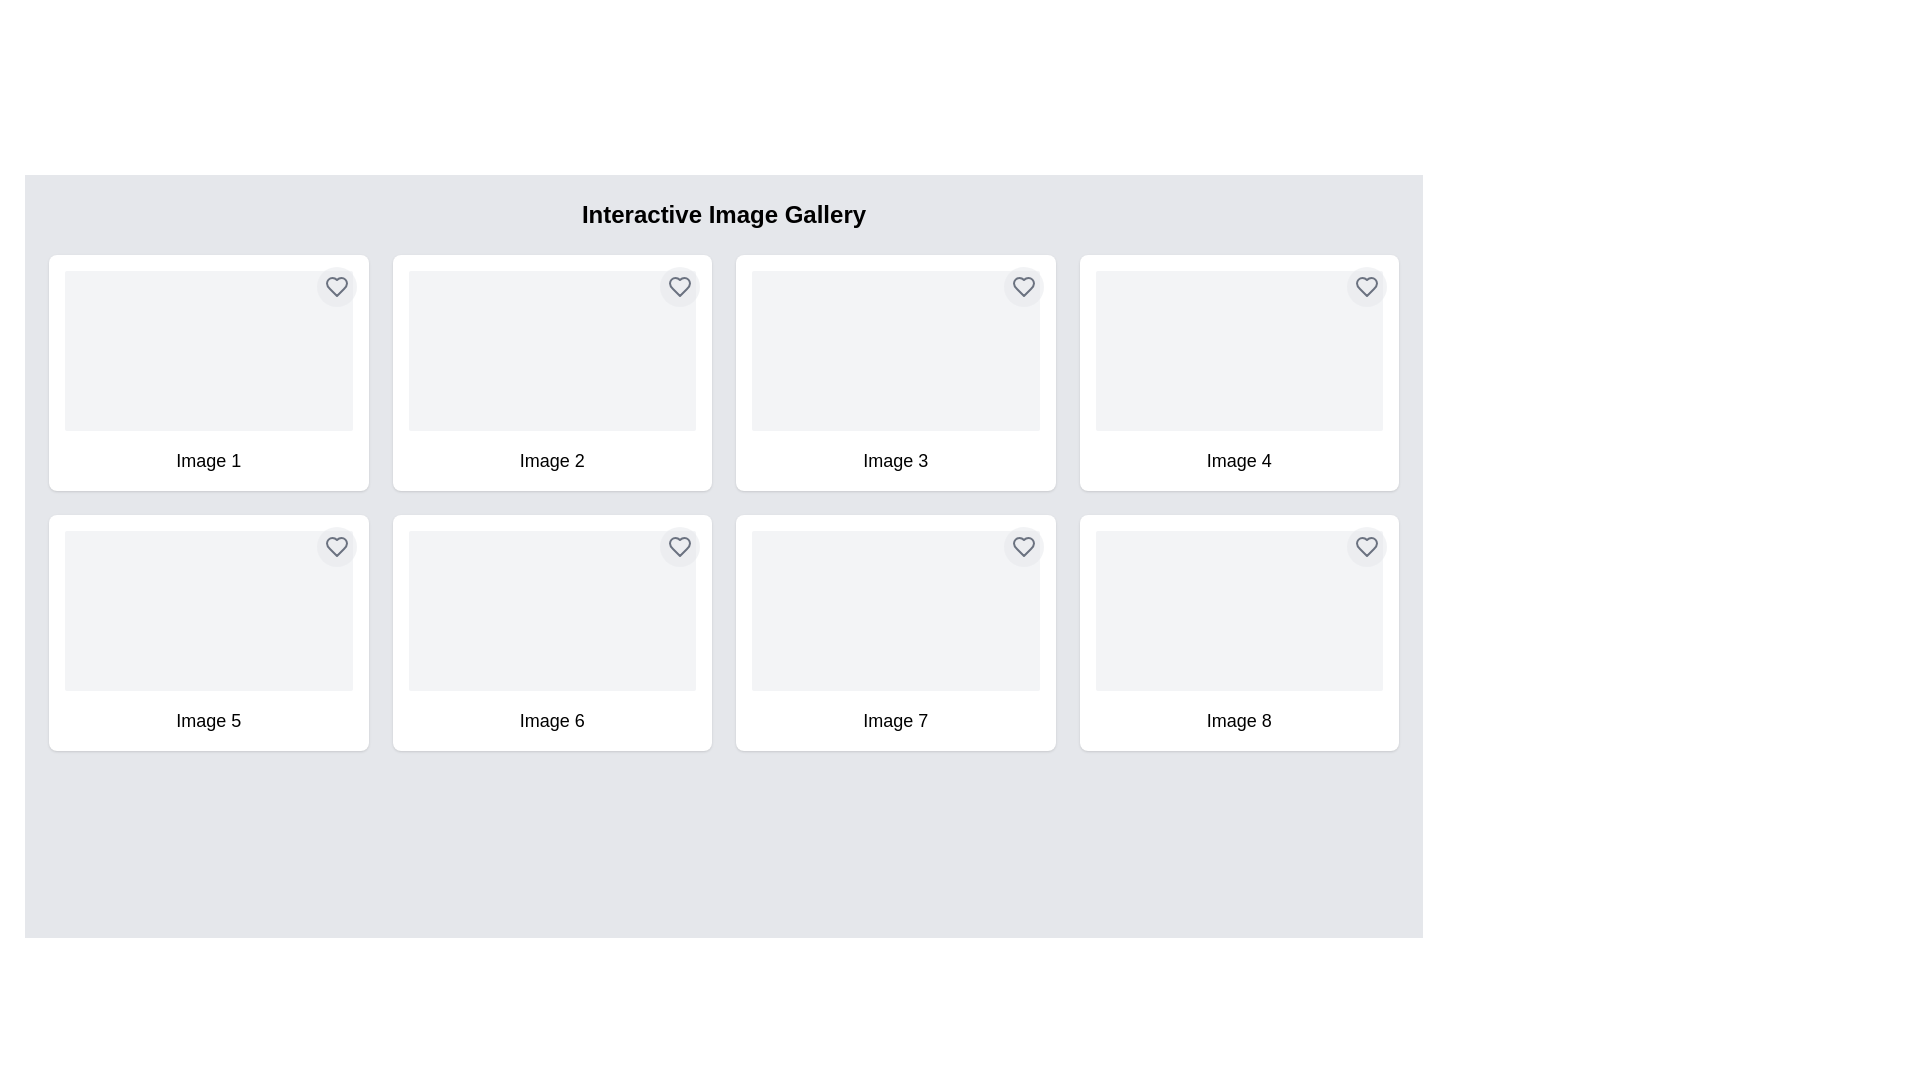 This screenshot has height=1080, width=1920. What do you see at coordinates (680, 286) in the screenshot?
I see `the heart-shaped outline icon in the top-right corner of the second image thumbnail to mark the item as a favorite` at bounding box center [680, 286].